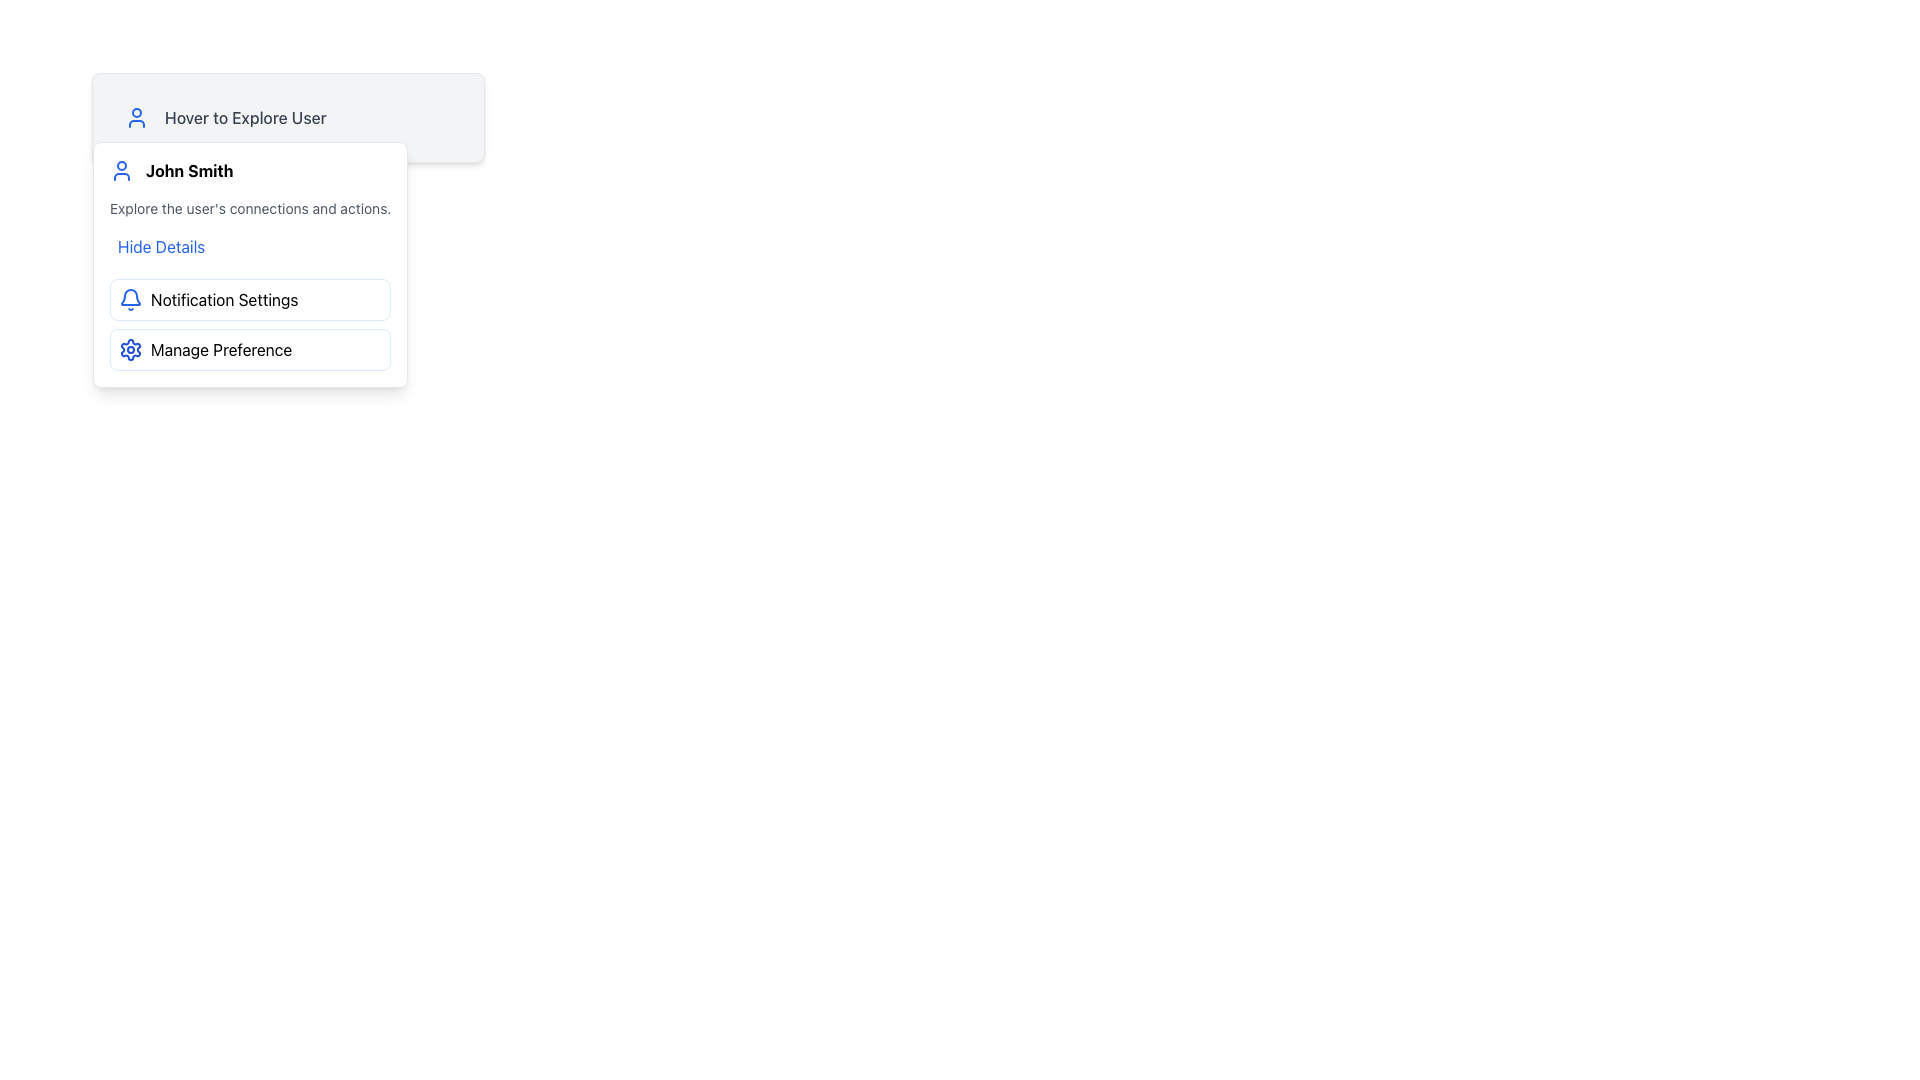  Describe the element at coordinates (249, 208) in the screenshot. I see `the Text label that provides information related to 'John Smith', located within the white popup card below the title 'John Smith' and above the button-like text 'Hide Details'` at that location.